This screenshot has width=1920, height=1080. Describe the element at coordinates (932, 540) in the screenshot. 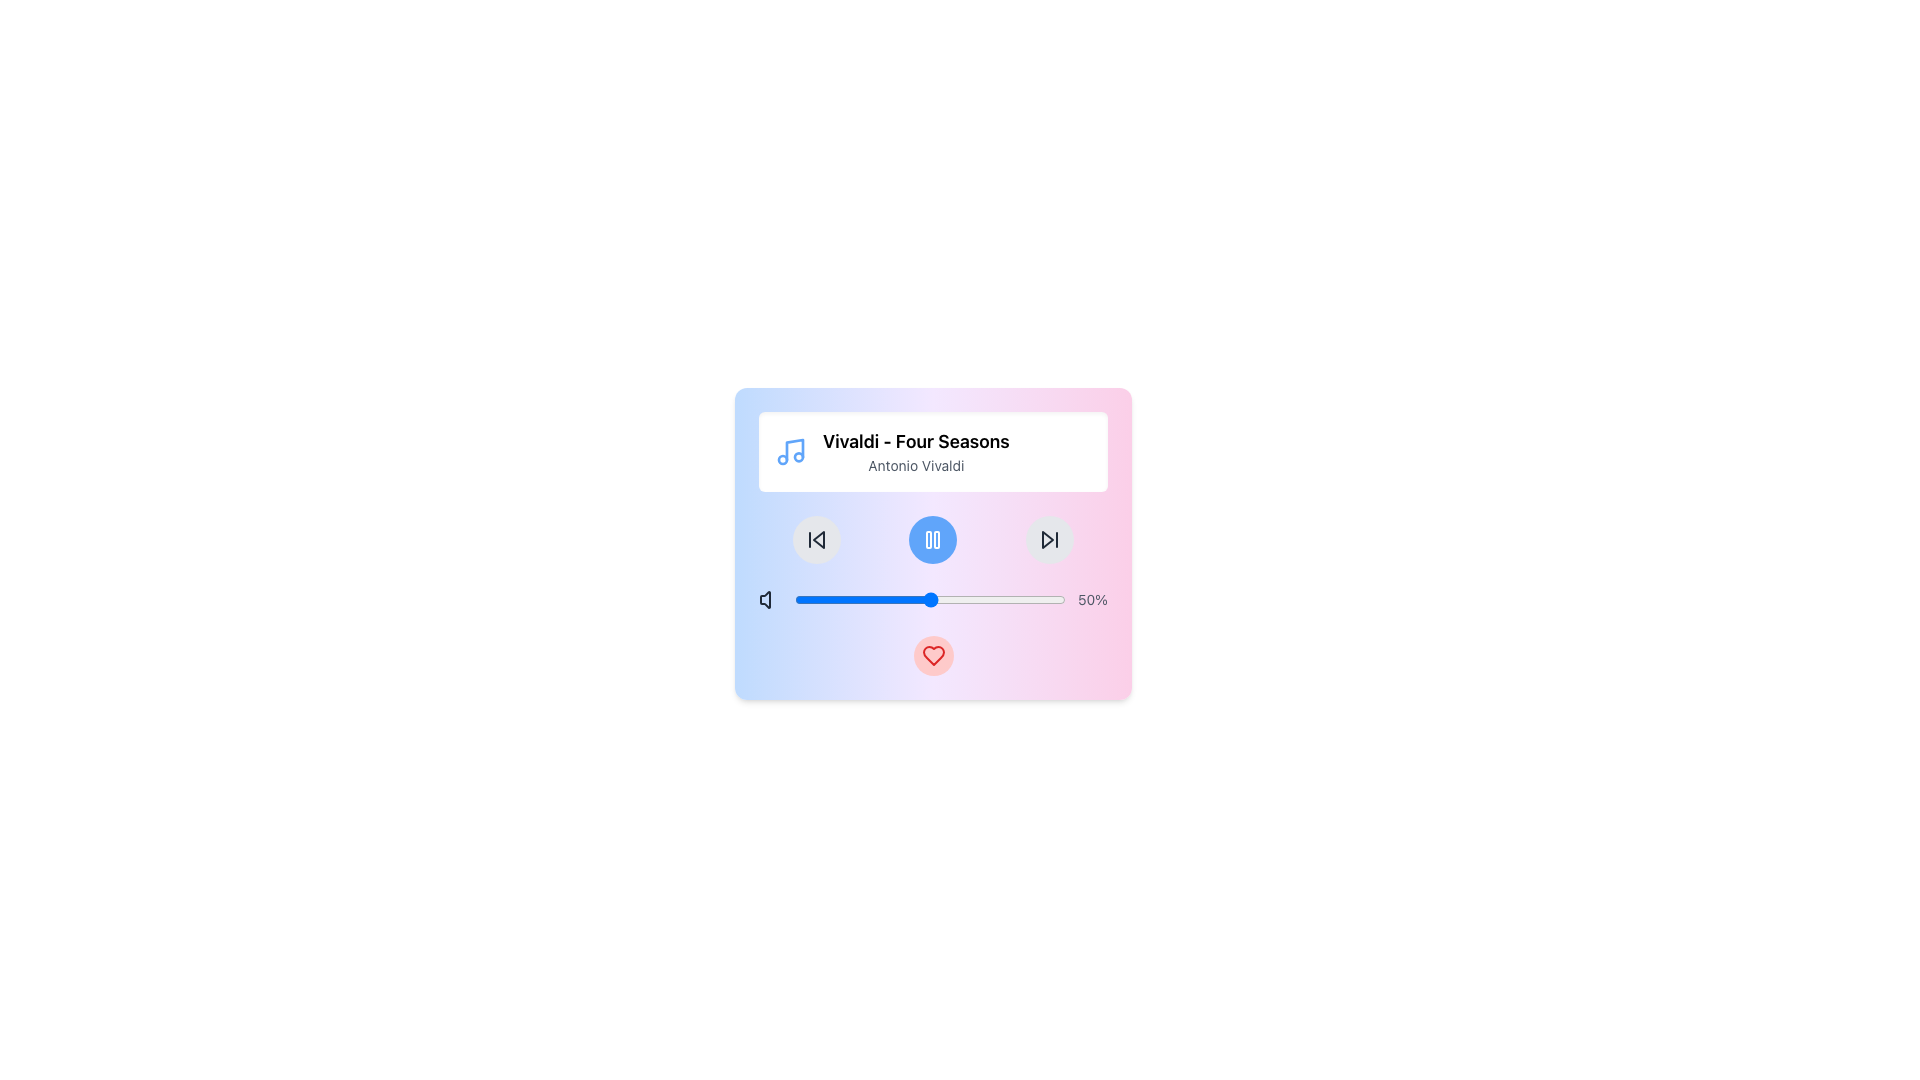

I see `the pause button icon, which is represented by two vertical bars in the center of a blue circular button located in the middle row of the media control section` at that location.